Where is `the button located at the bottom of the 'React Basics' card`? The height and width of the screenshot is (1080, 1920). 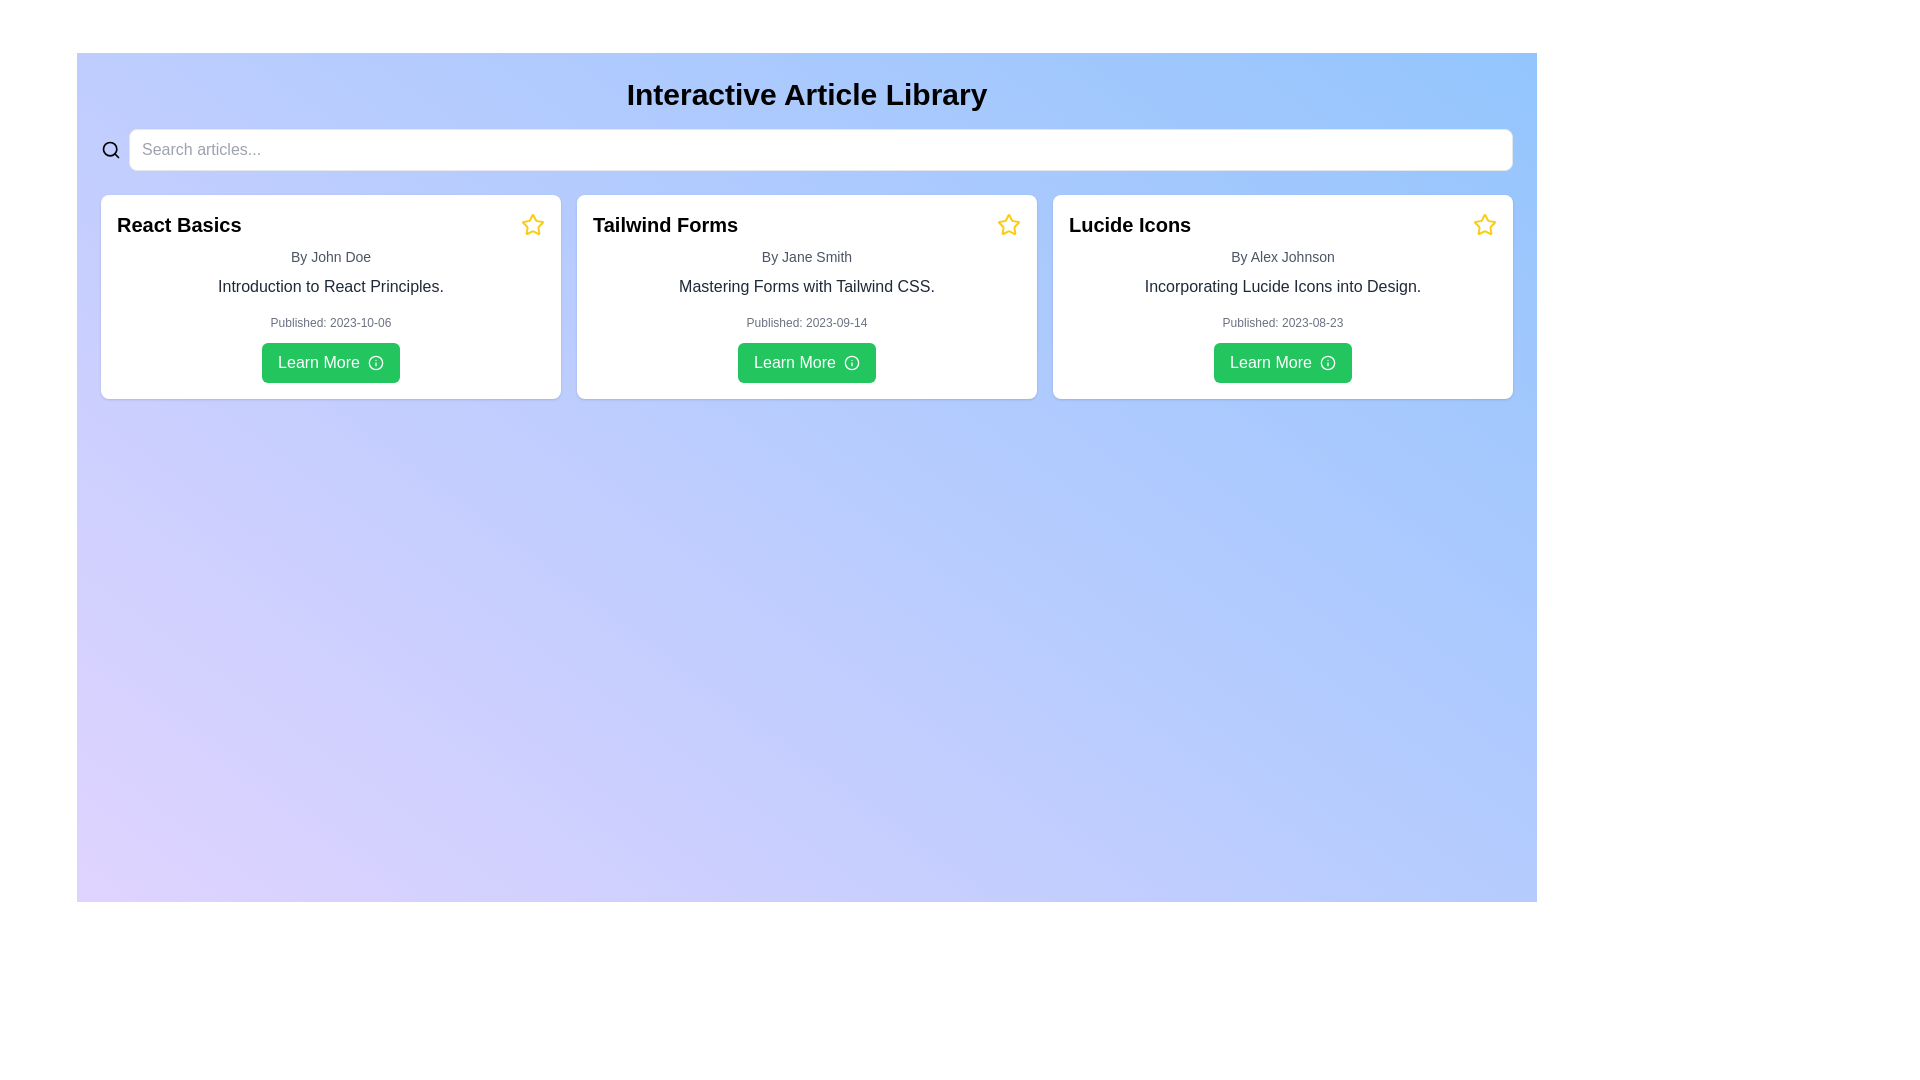 the button located at the bottom of the 'React Basics' card is located at coordinates (331, 362).